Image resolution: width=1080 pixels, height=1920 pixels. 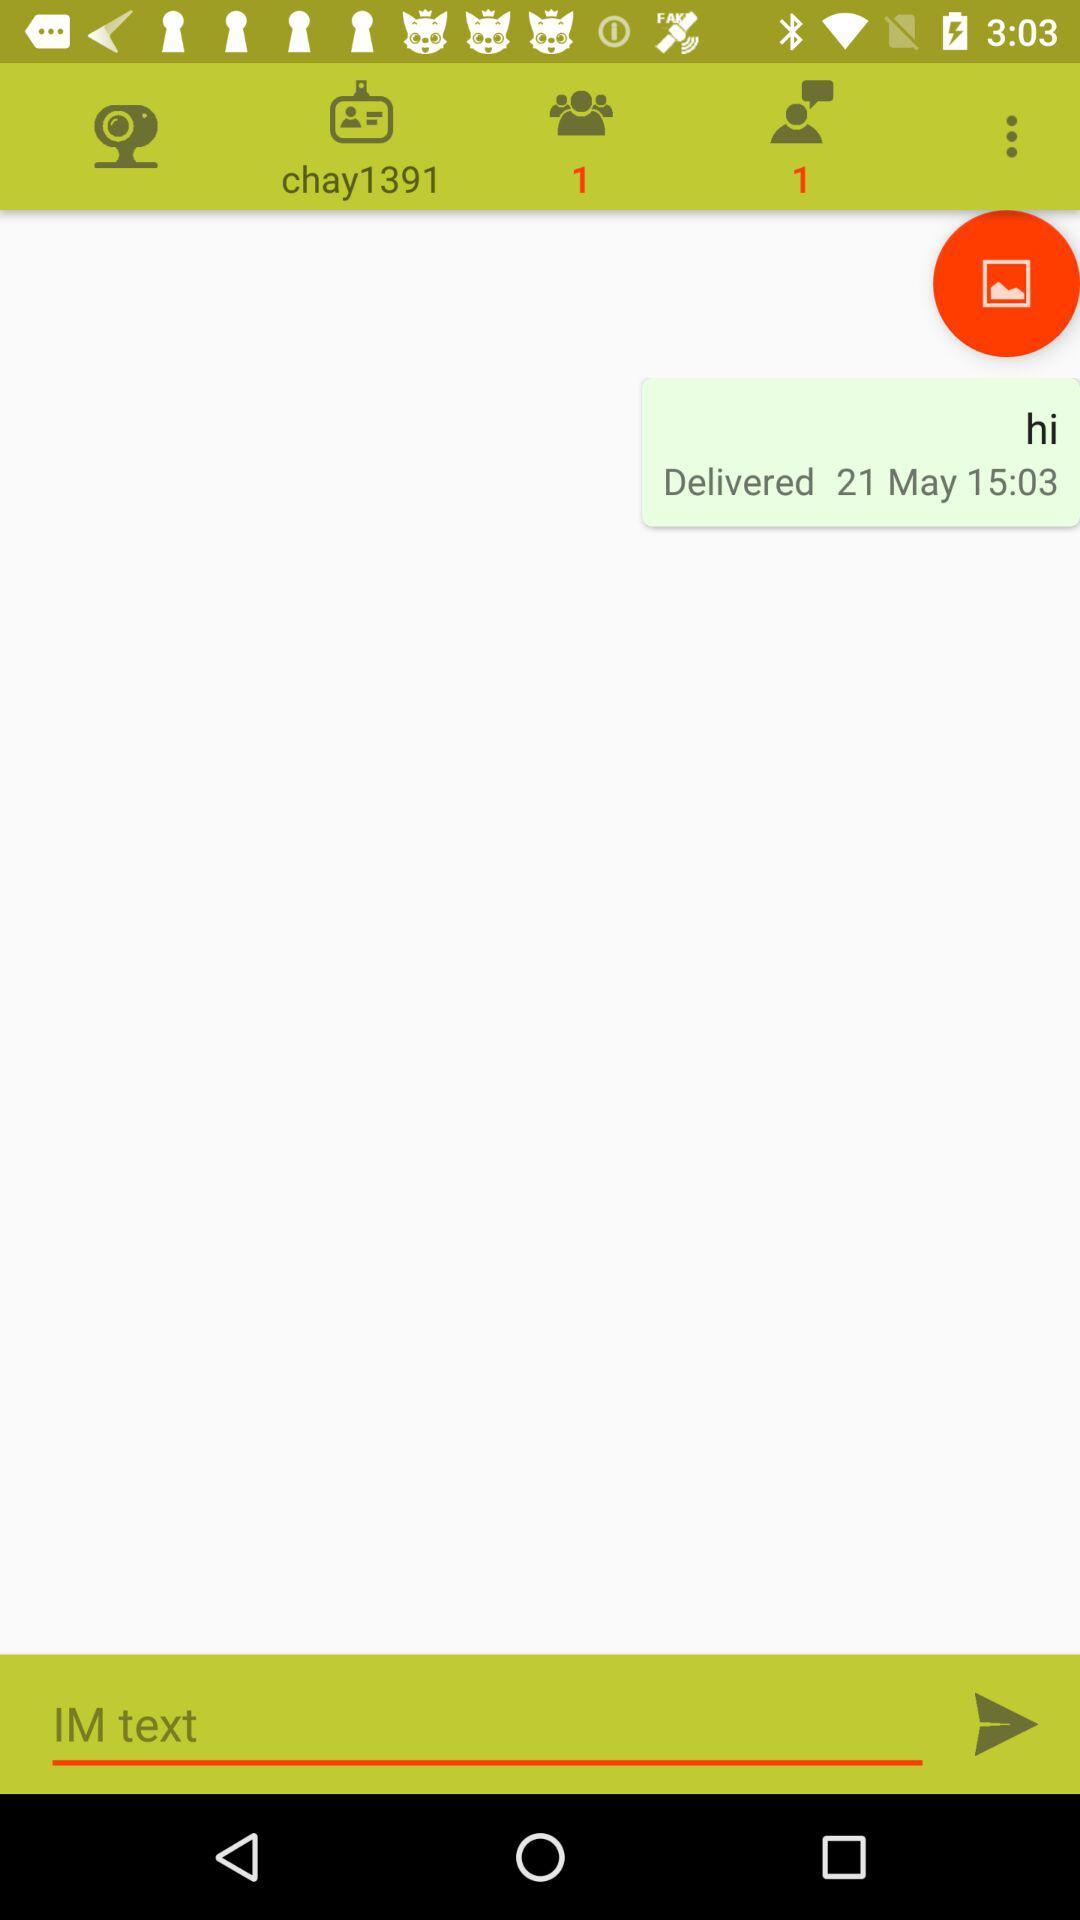 I want to click on previous, so click(x=1006, y=282).